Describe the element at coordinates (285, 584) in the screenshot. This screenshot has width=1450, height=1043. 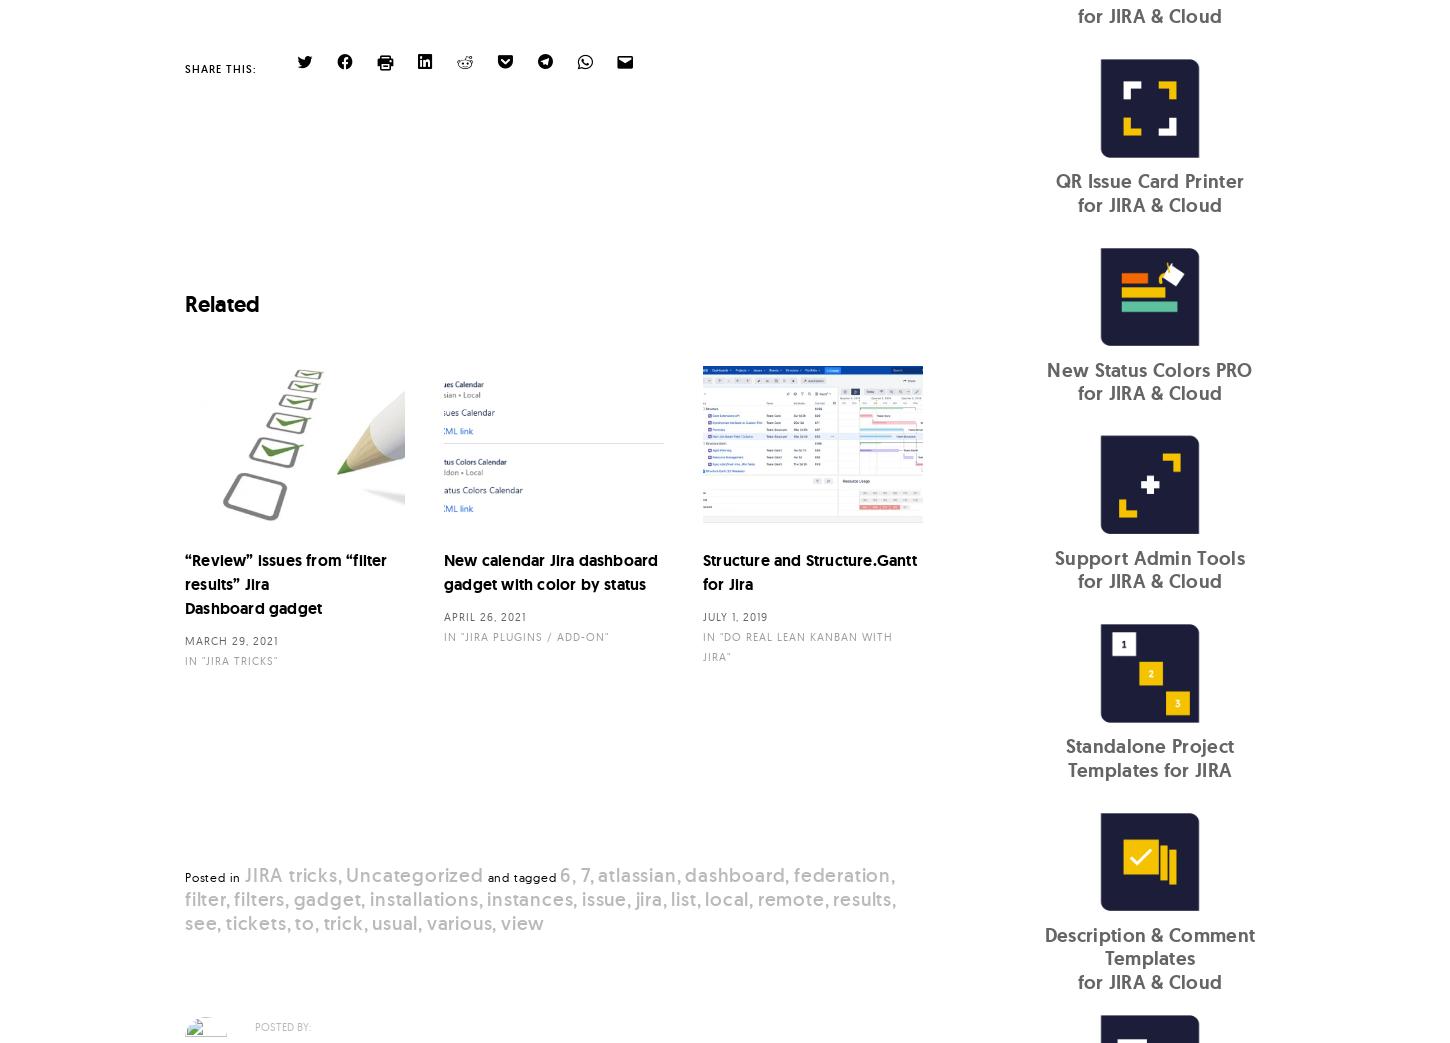
I see `'“Review” issues from “filter results” Jira Dashboard gadget'` at that location.